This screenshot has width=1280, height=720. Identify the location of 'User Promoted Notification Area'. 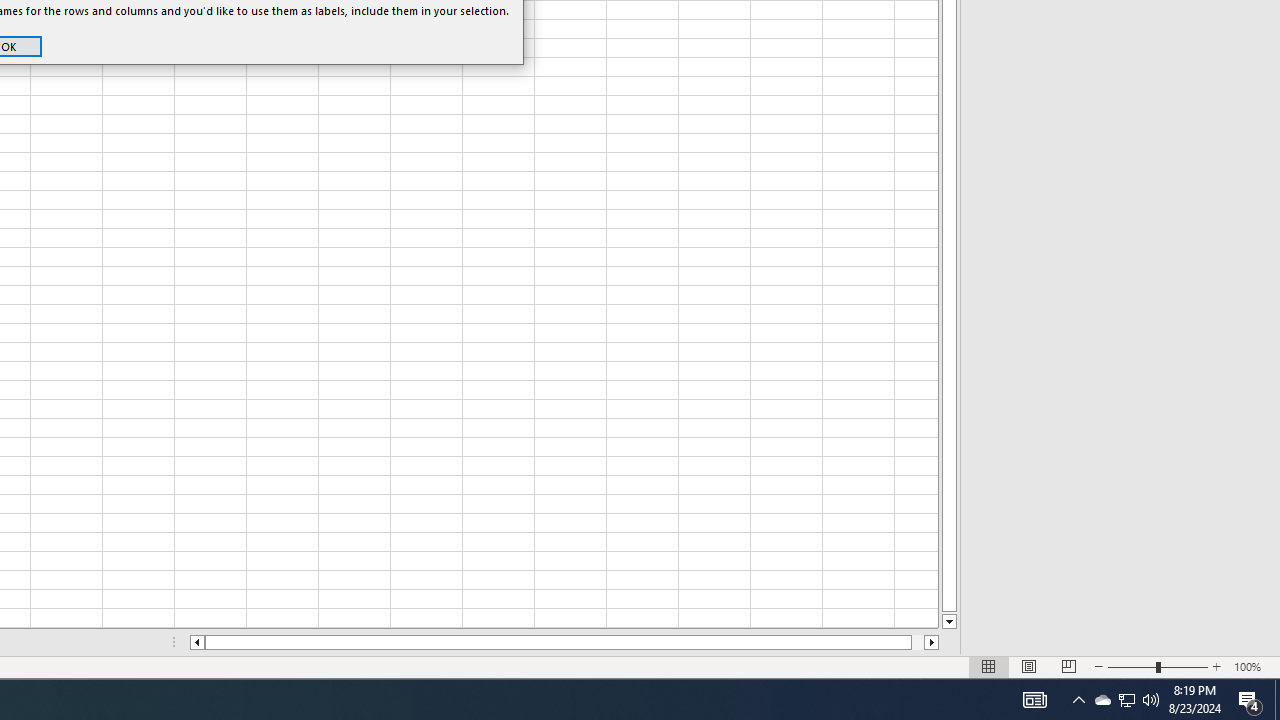
(1127, 698).